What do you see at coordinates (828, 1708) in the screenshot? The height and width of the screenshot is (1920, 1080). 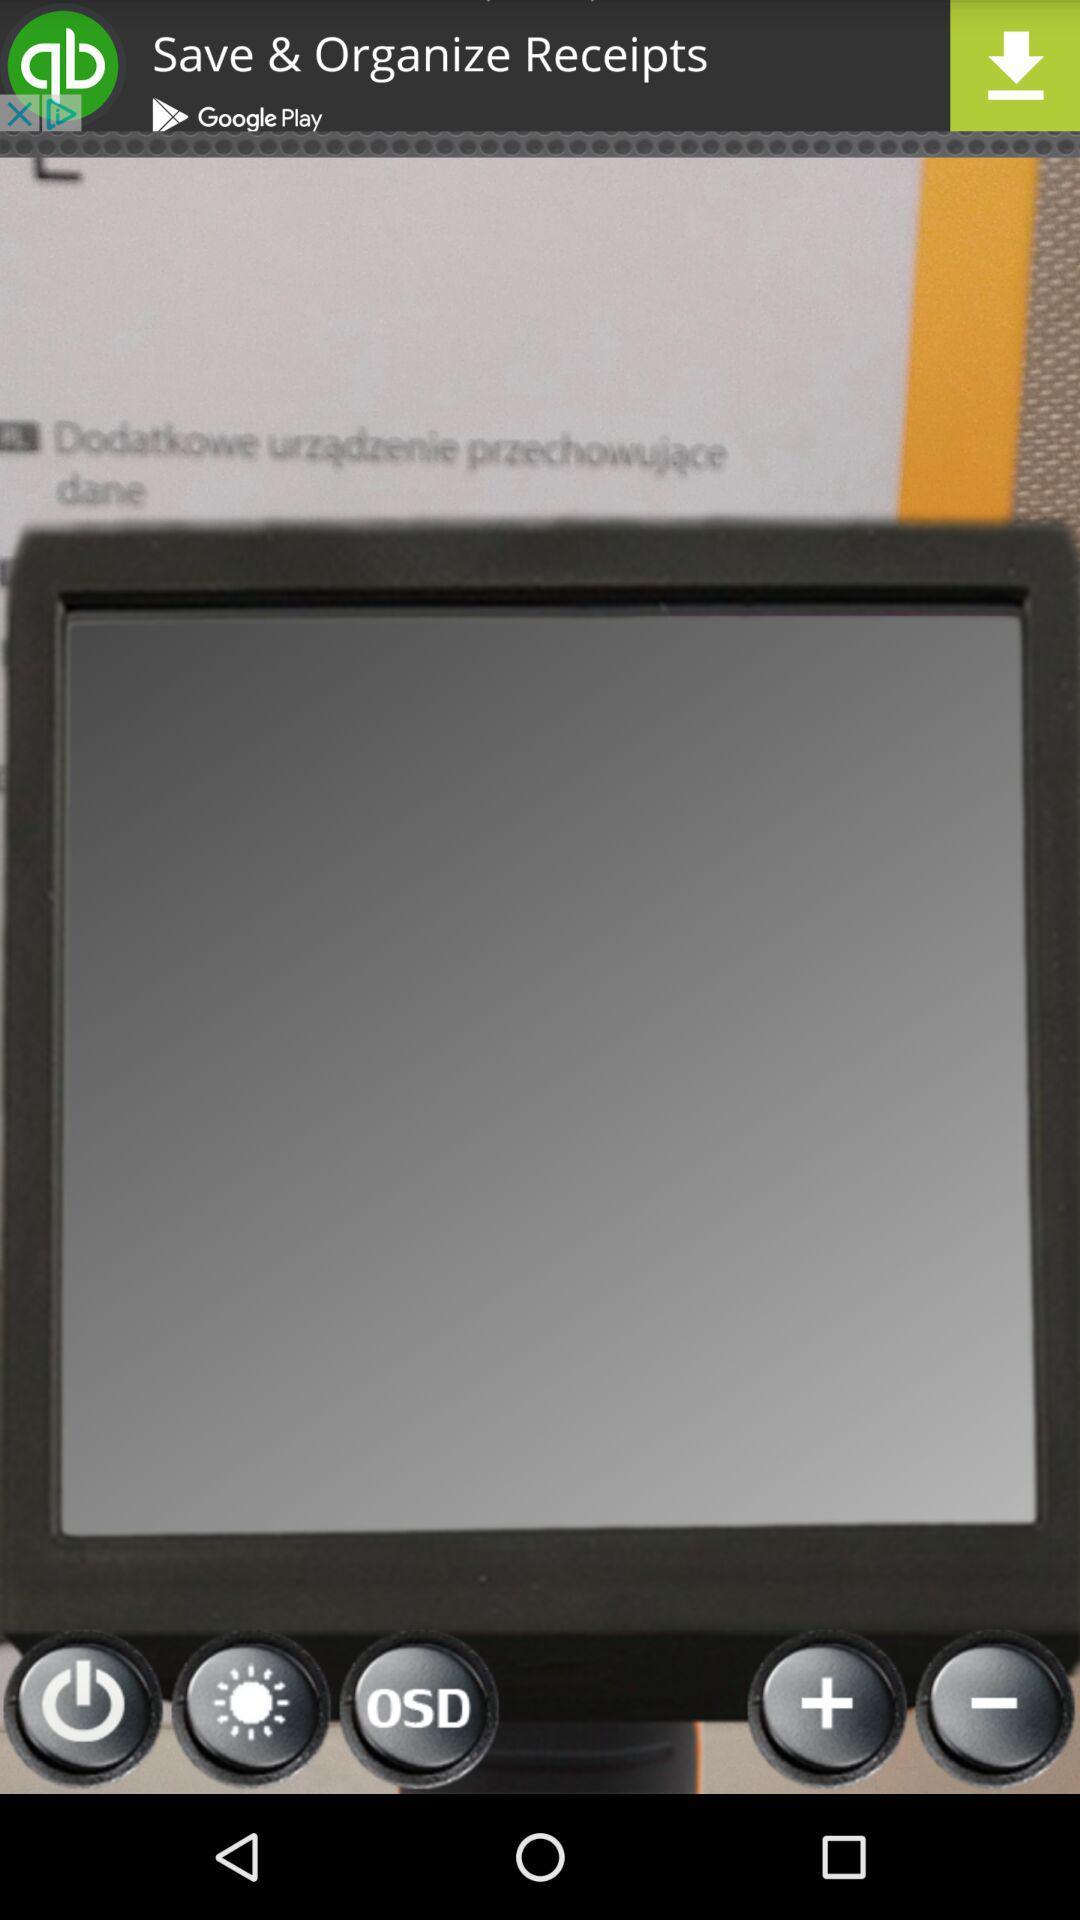 I see `to image` at bounding box center [828, 1708].